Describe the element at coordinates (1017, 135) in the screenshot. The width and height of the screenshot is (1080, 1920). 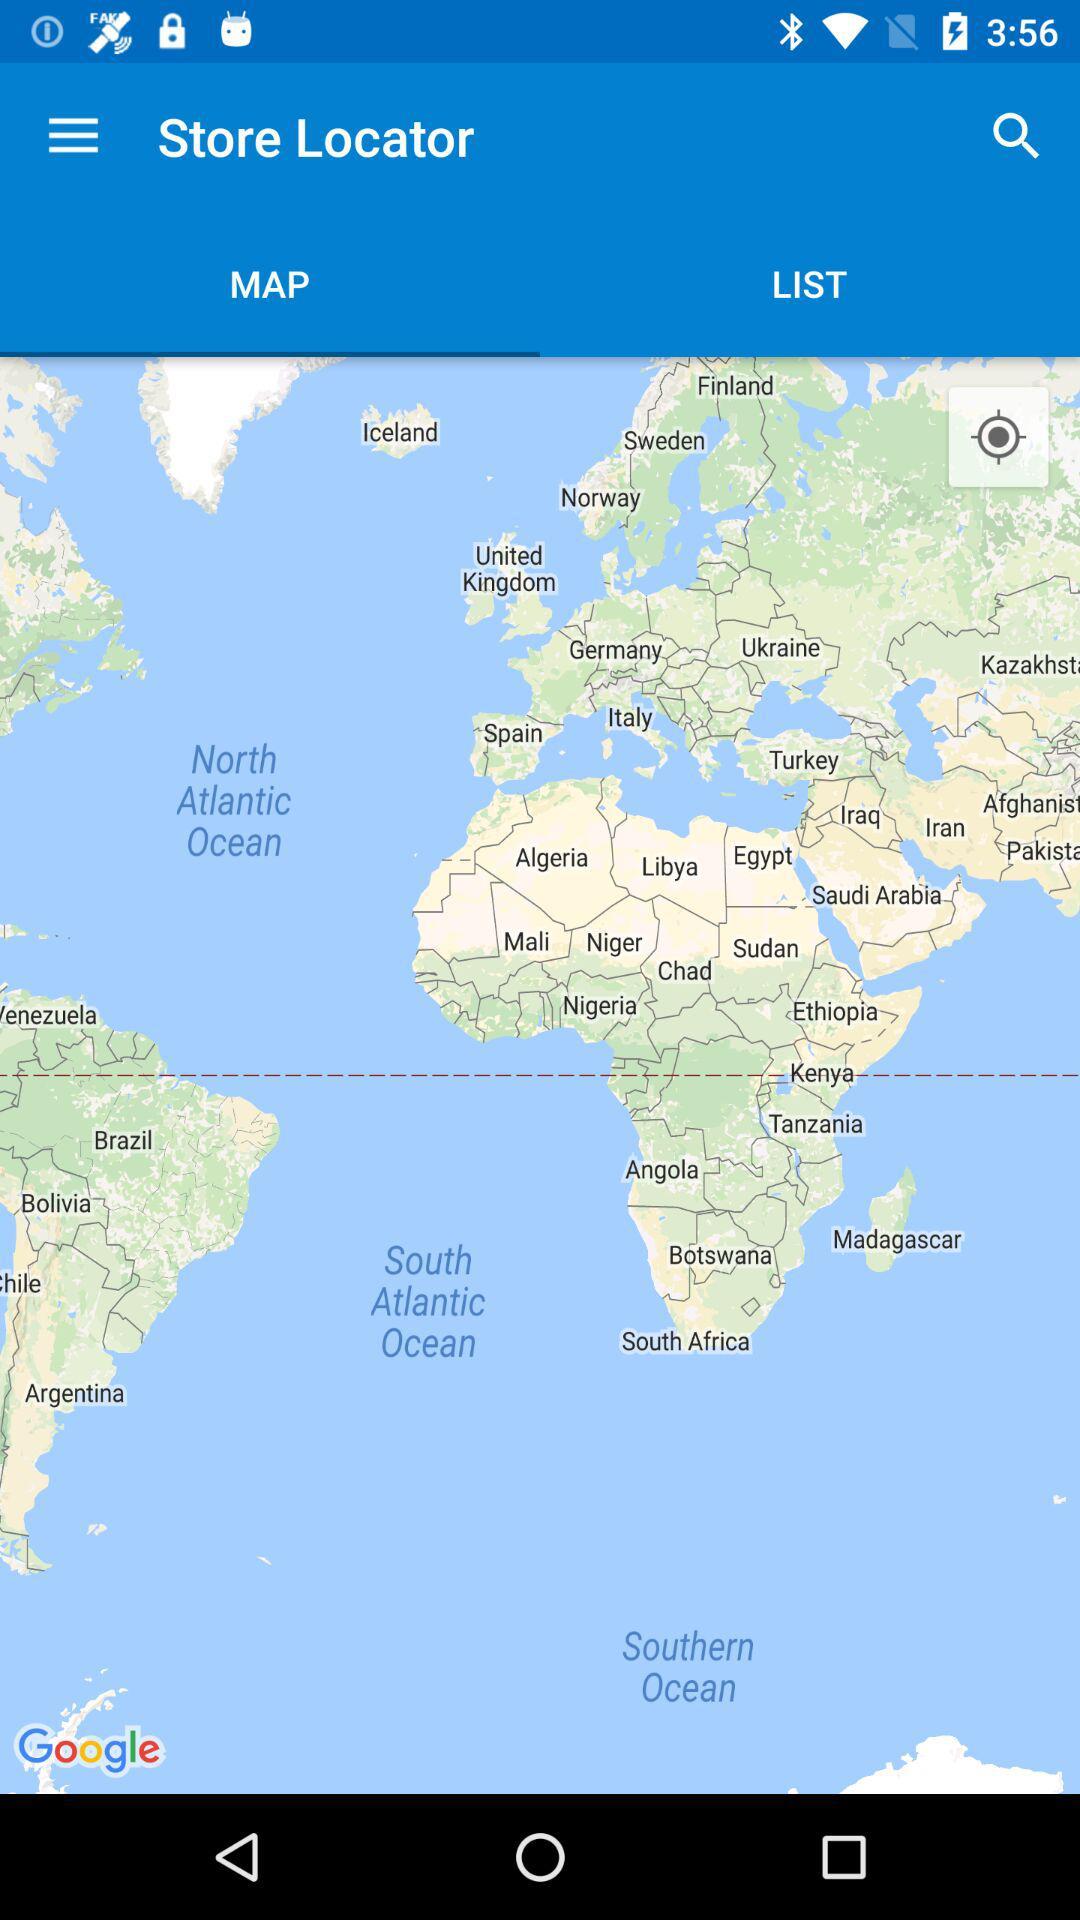
I see `the icon next to the store locator icon` at that location.